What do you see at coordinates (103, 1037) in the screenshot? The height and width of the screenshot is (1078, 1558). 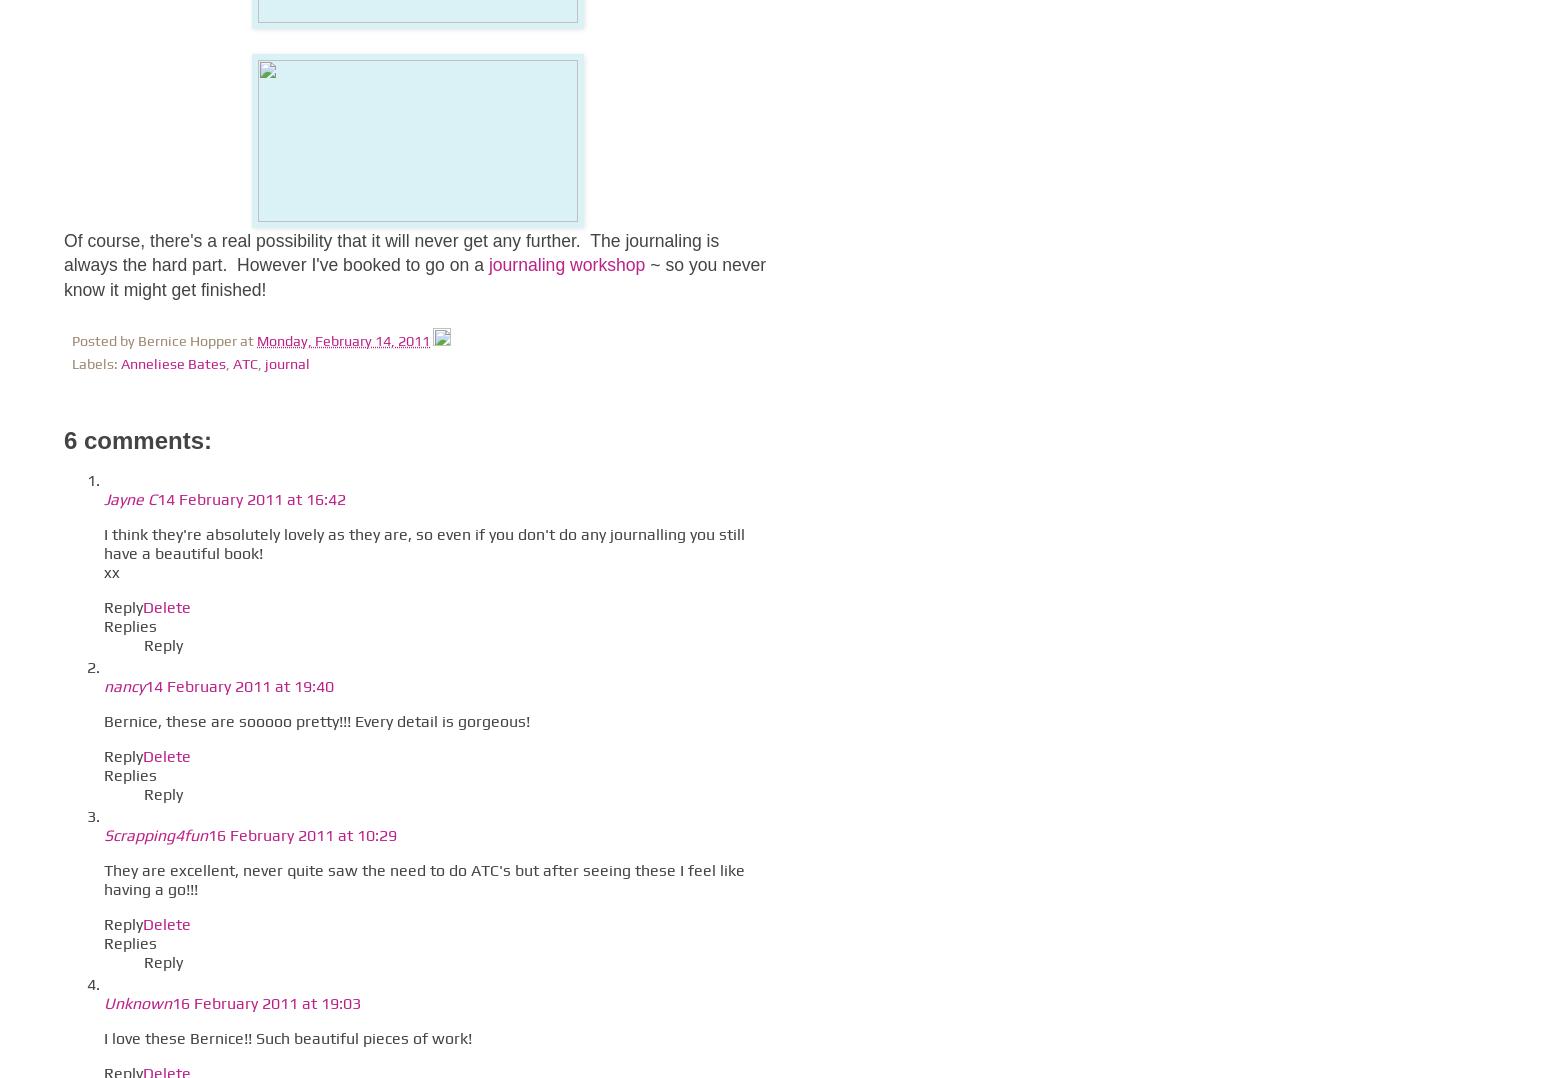 I see `'I love these Bernice!! Such beautiful pieces of work!'` at bounding box center [103, 1037].